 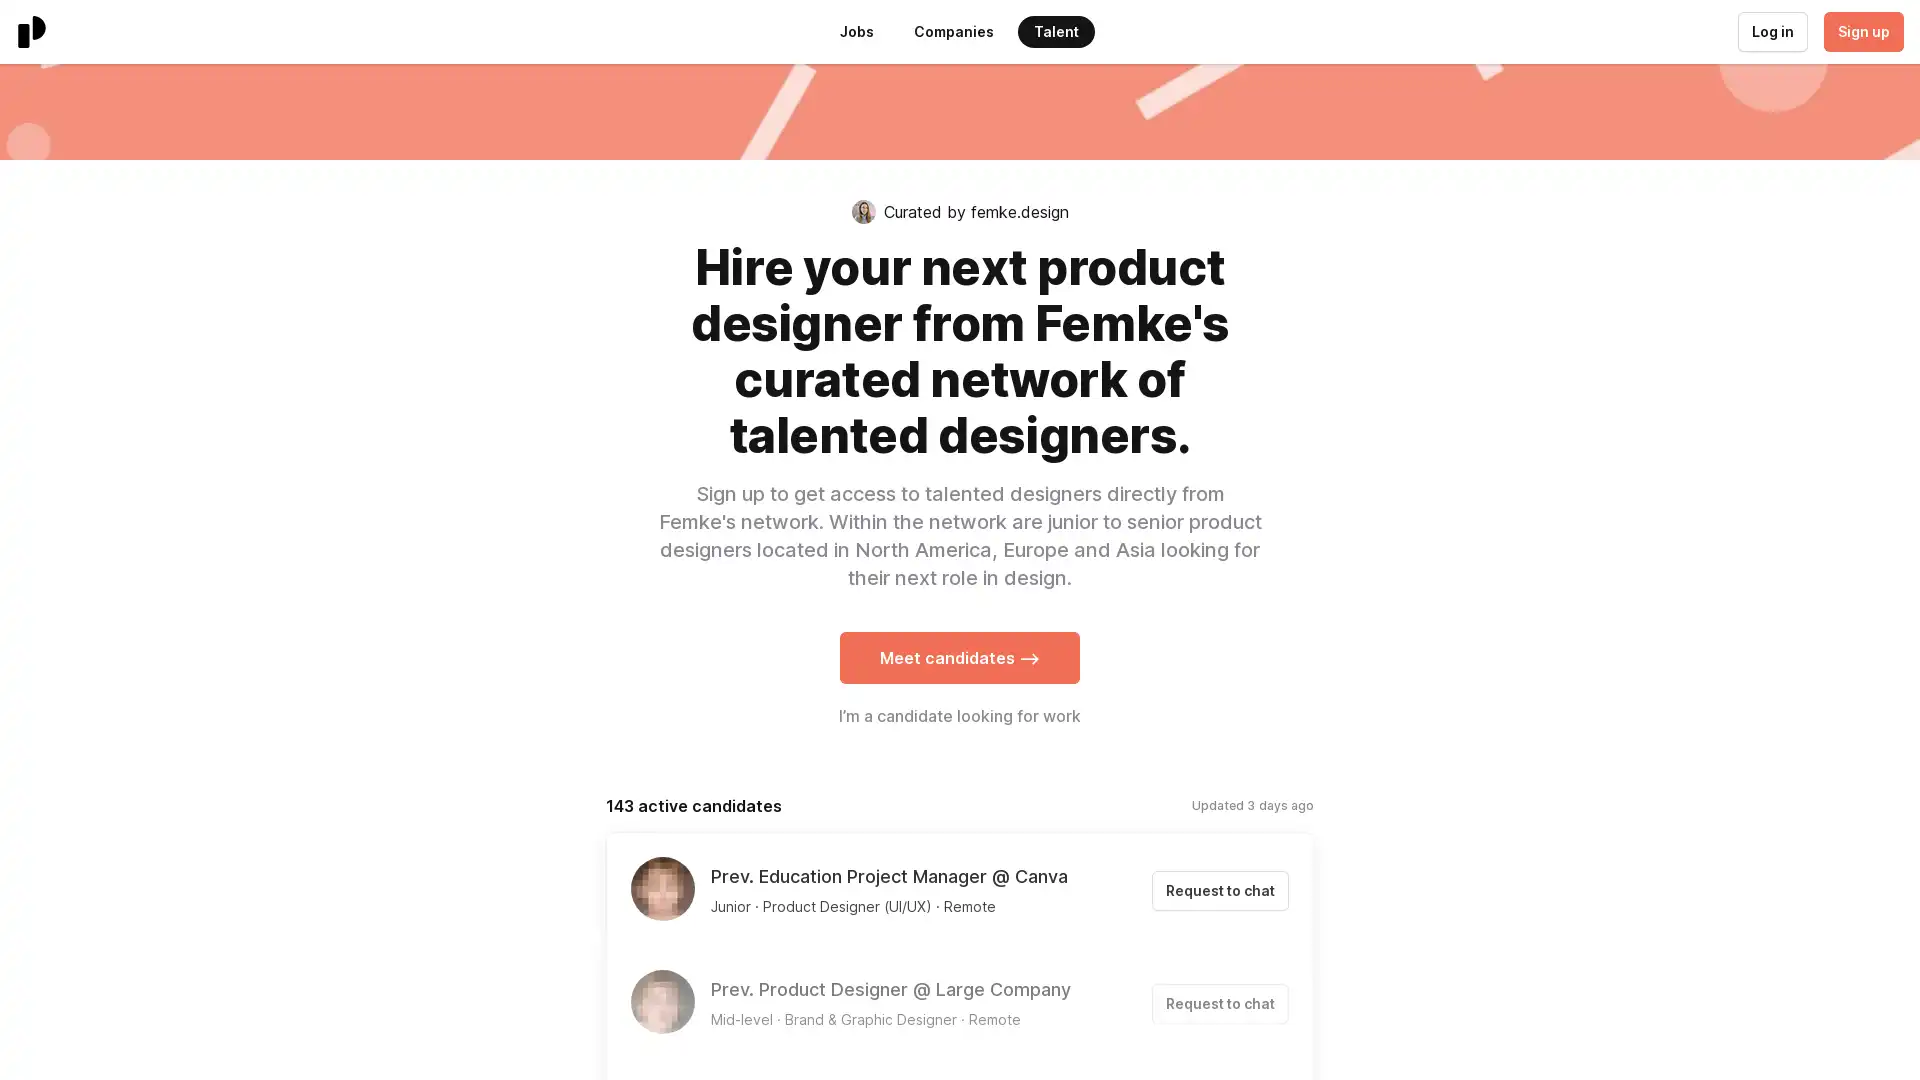 I want to click on Log in, so click(x=1771, y=31).